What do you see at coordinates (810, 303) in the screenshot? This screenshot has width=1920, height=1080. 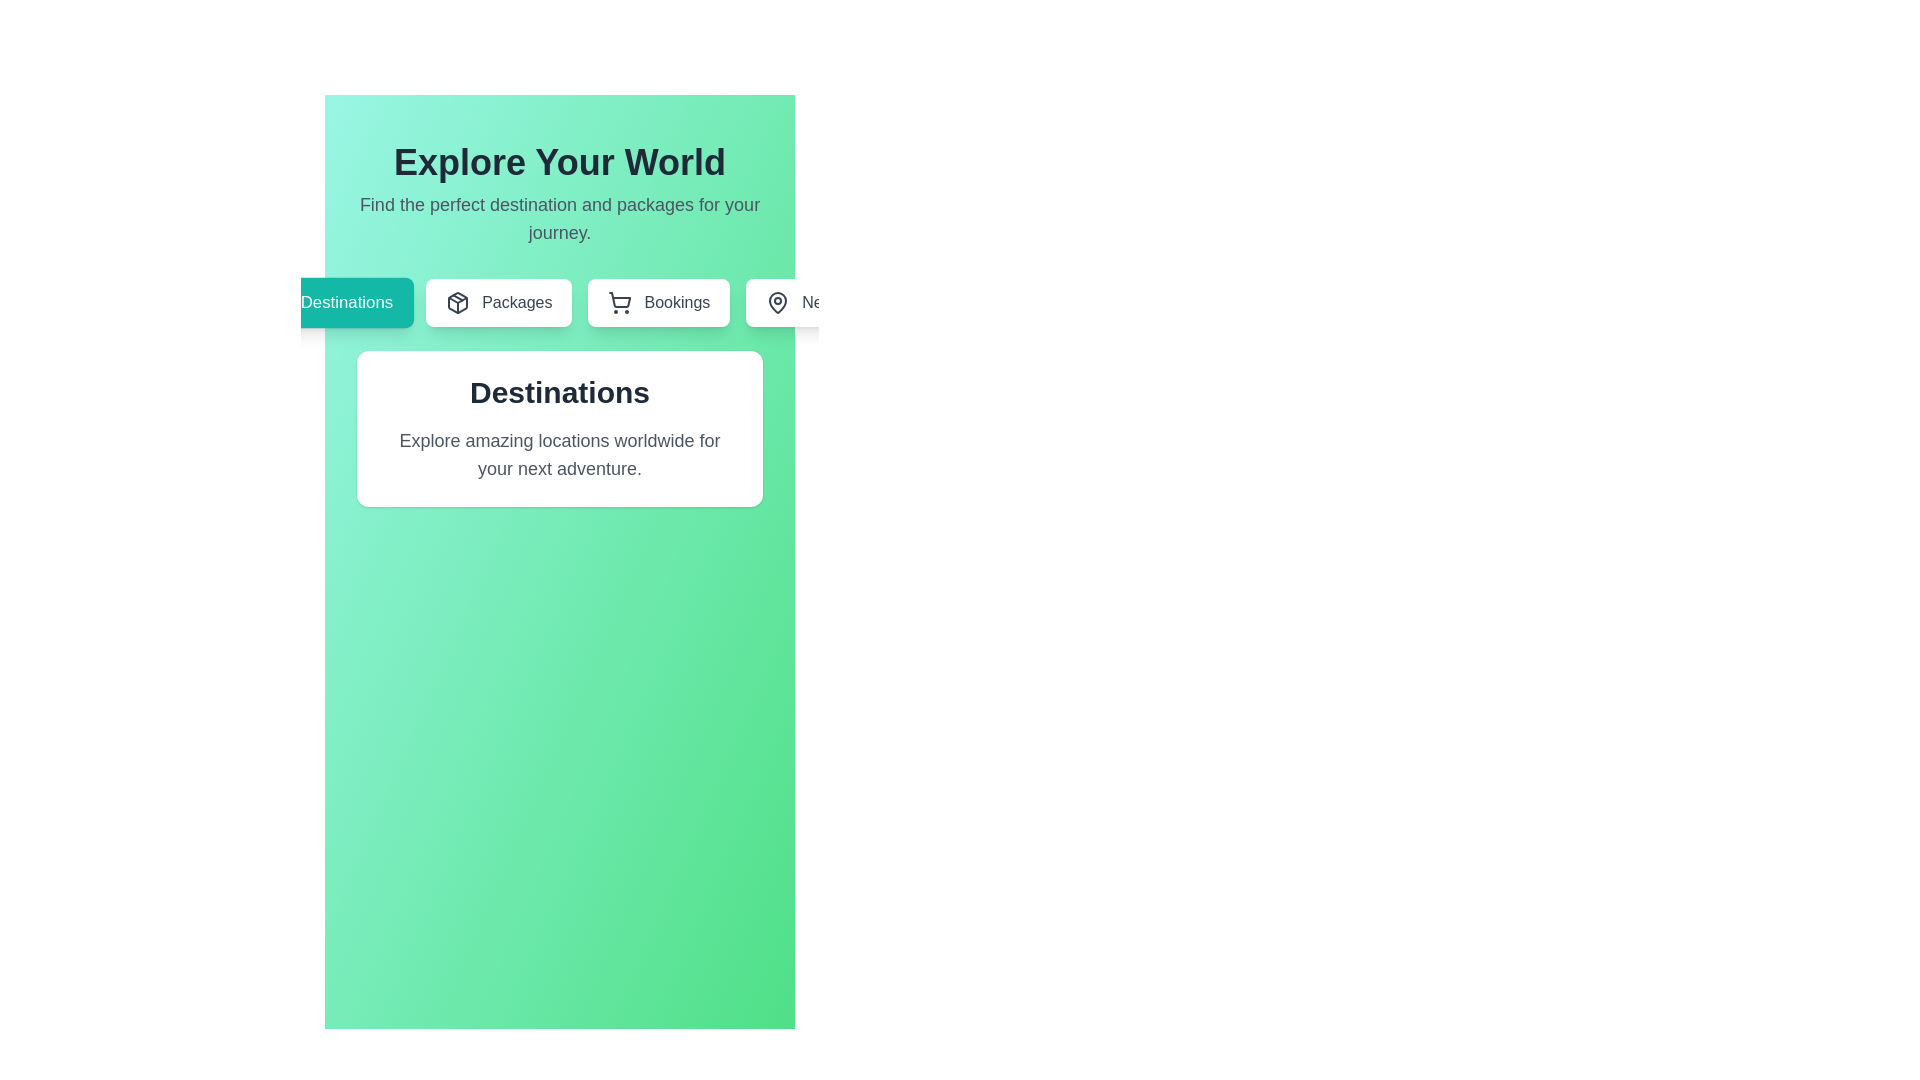 I see `the tab button labeled 'Nearby' to switch to its corresponding content` at bounding box center [810, 303].